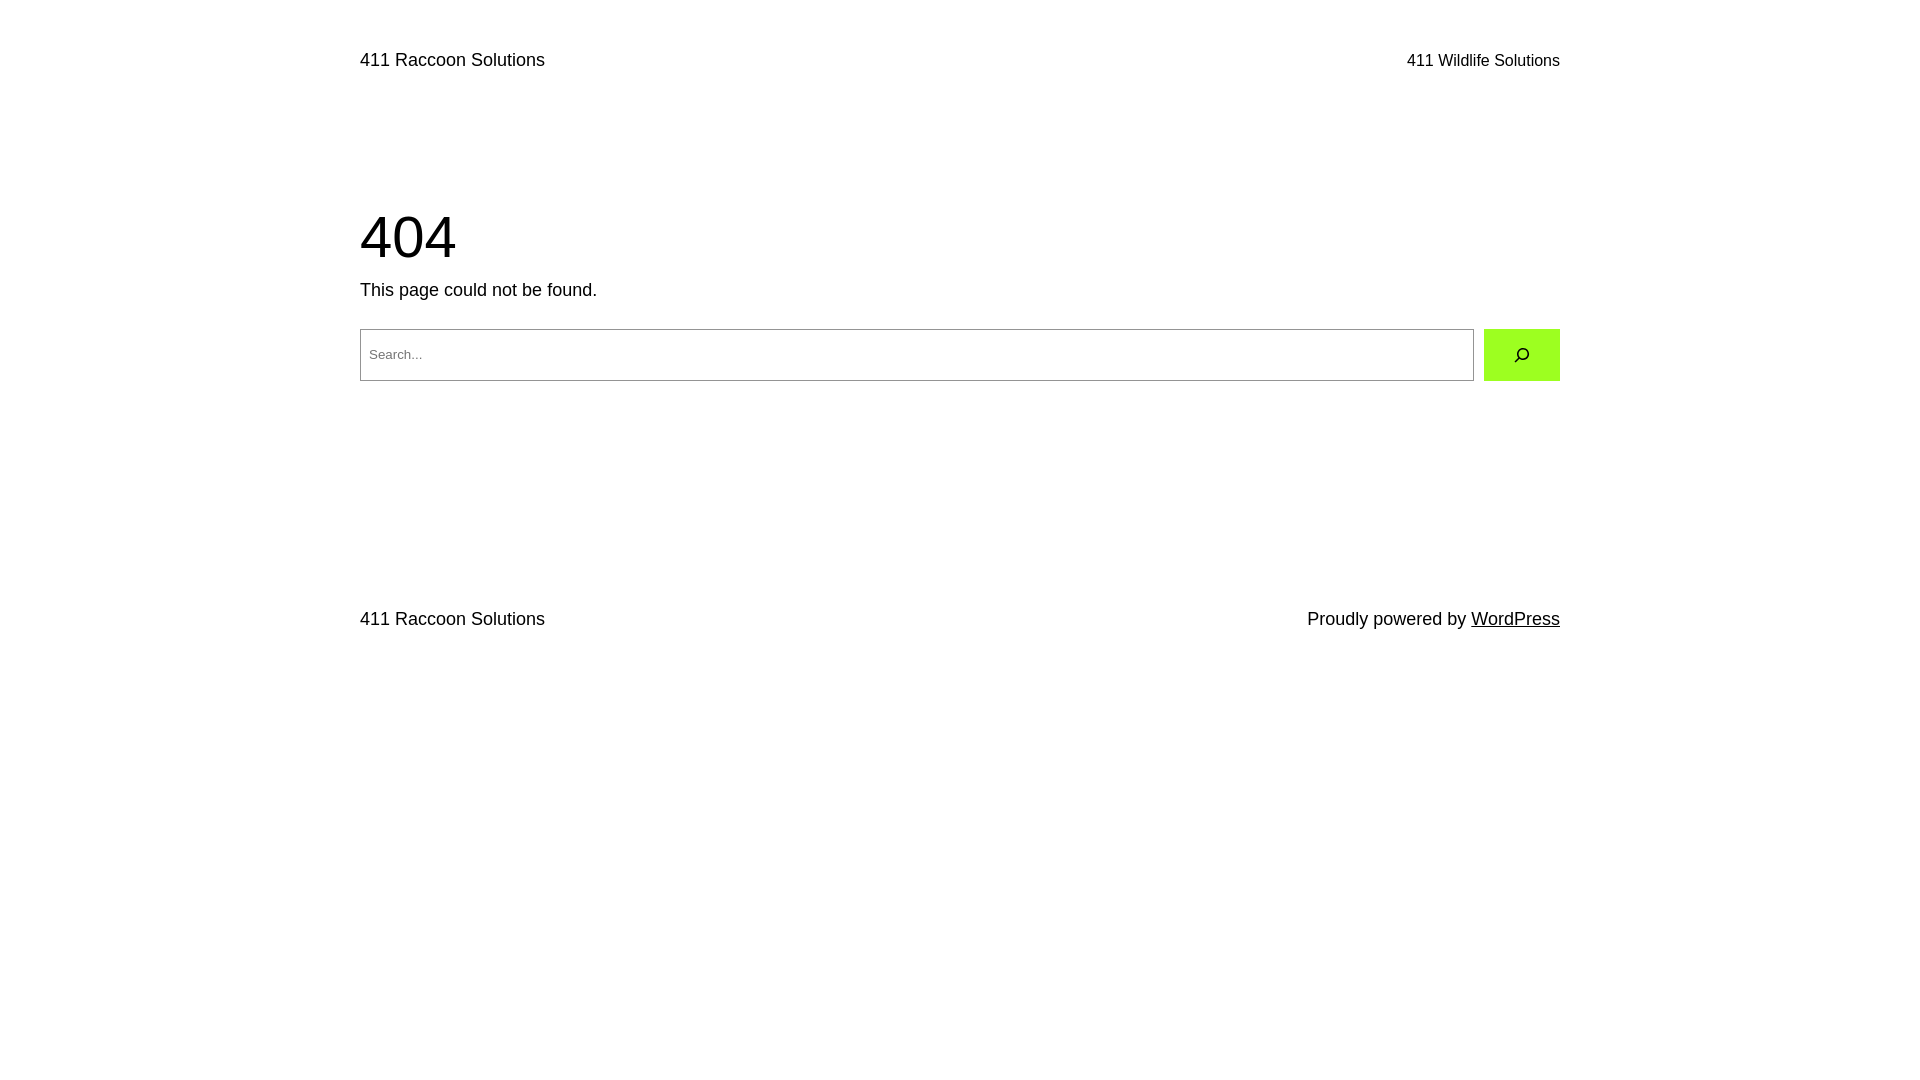  I want to click on '411 Wildlife Solutions', so click(1405, 60).